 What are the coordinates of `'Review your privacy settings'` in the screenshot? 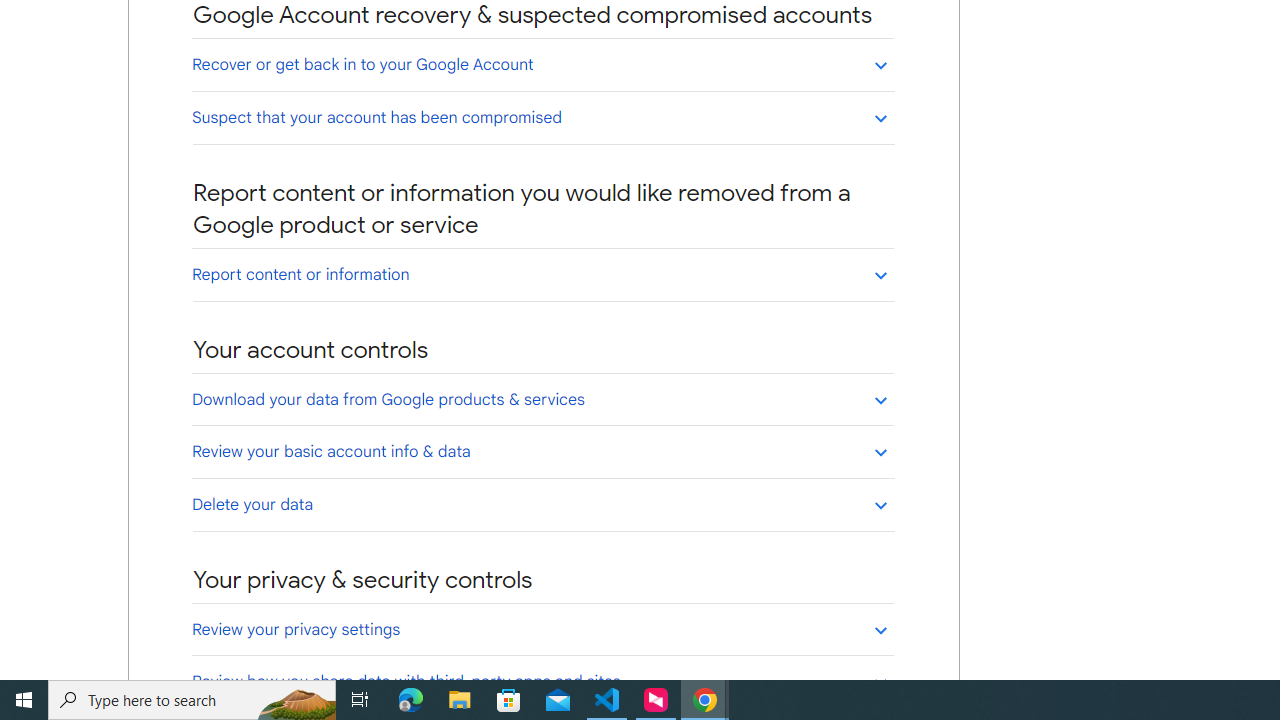 It's located at (542, 628).